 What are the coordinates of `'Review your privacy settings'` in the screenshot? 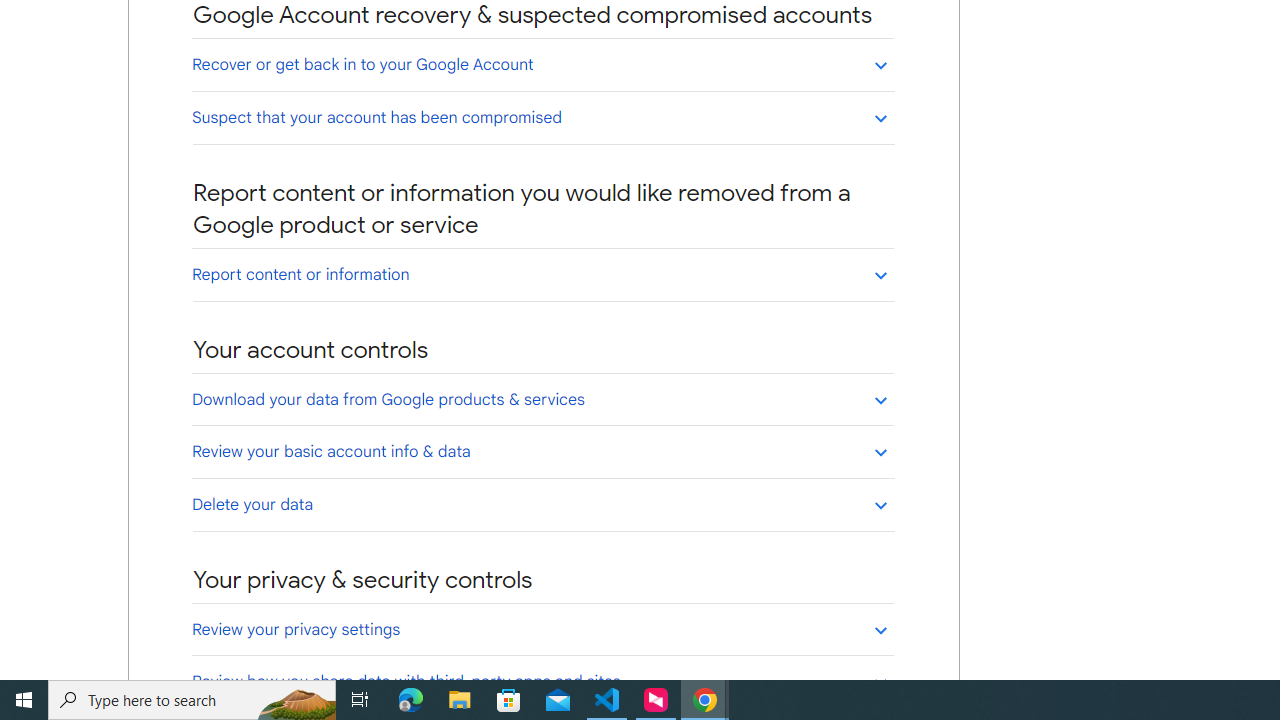 It's located at (542, 628).